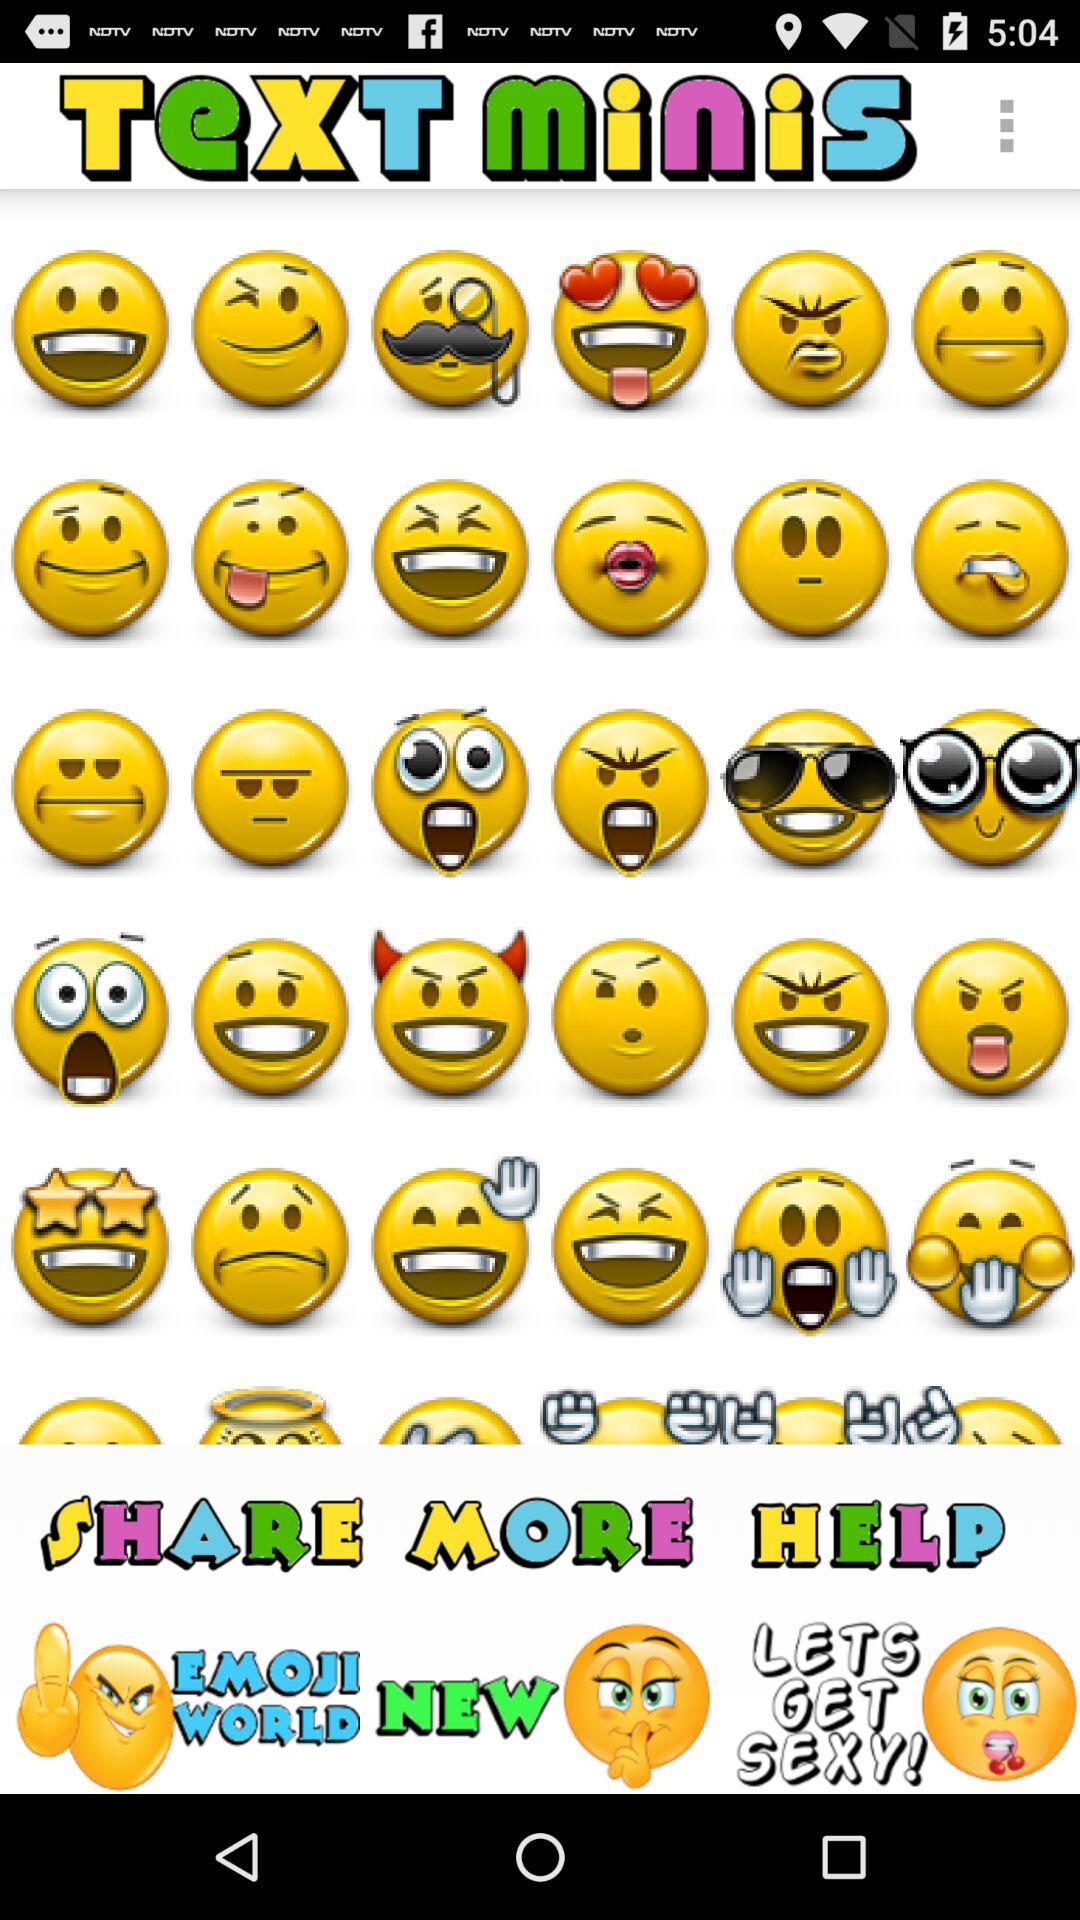  Describe the element at coordinates (186, 1705) in the screenshot. I see `open emoji world category` at that location.